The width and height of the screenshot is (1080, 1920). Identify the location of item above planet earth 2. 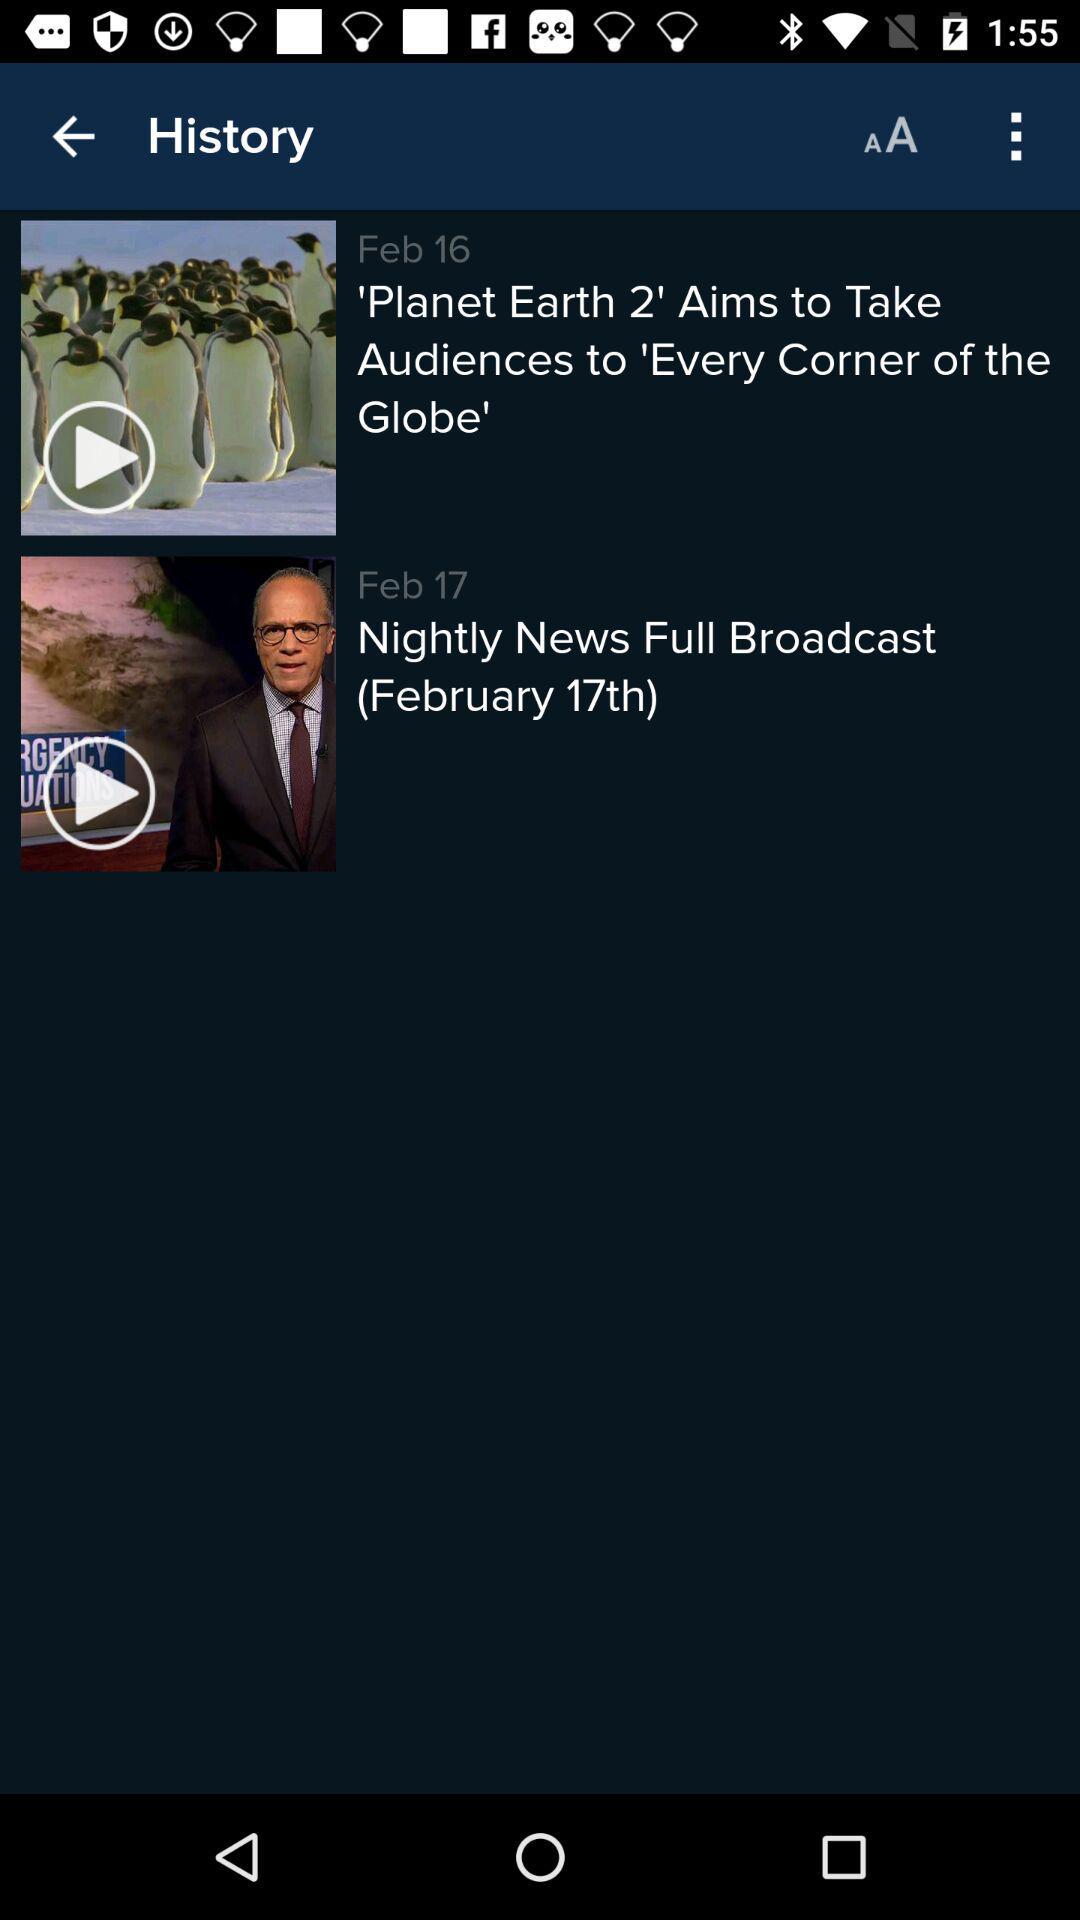
(889, 135).